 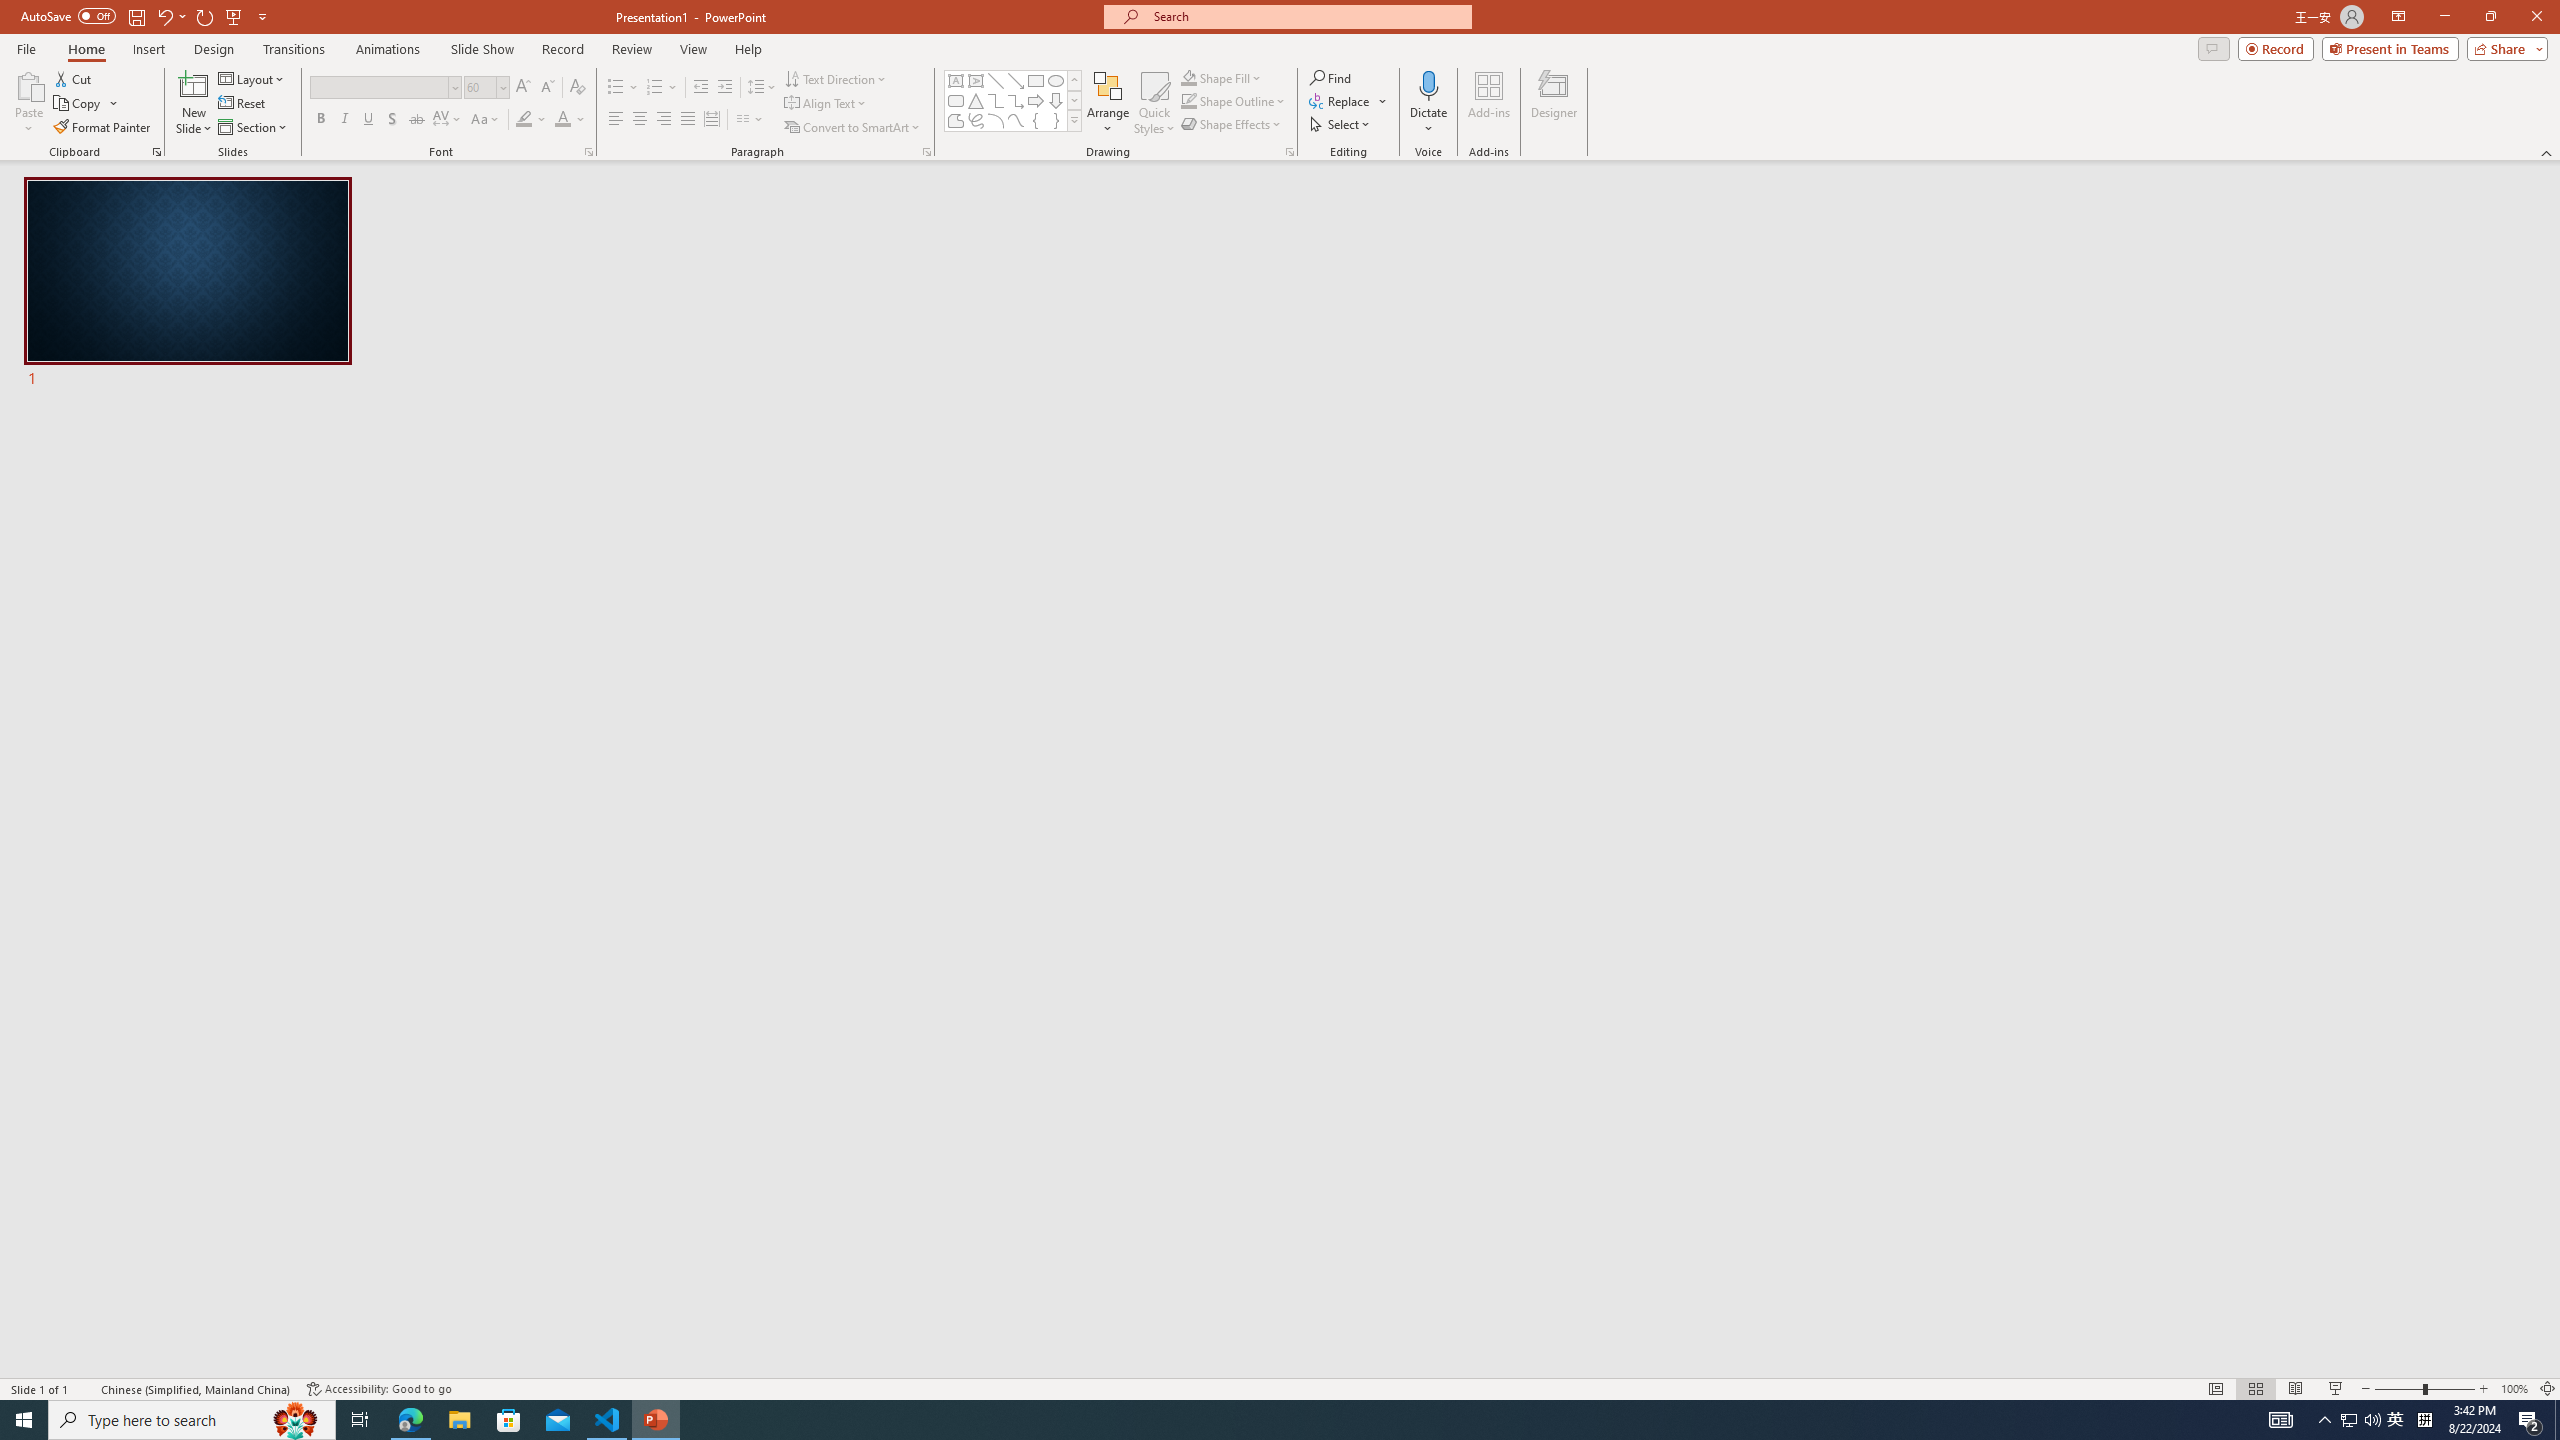 I want to click on 'Spell Check ', so click(x=86, y=1389).